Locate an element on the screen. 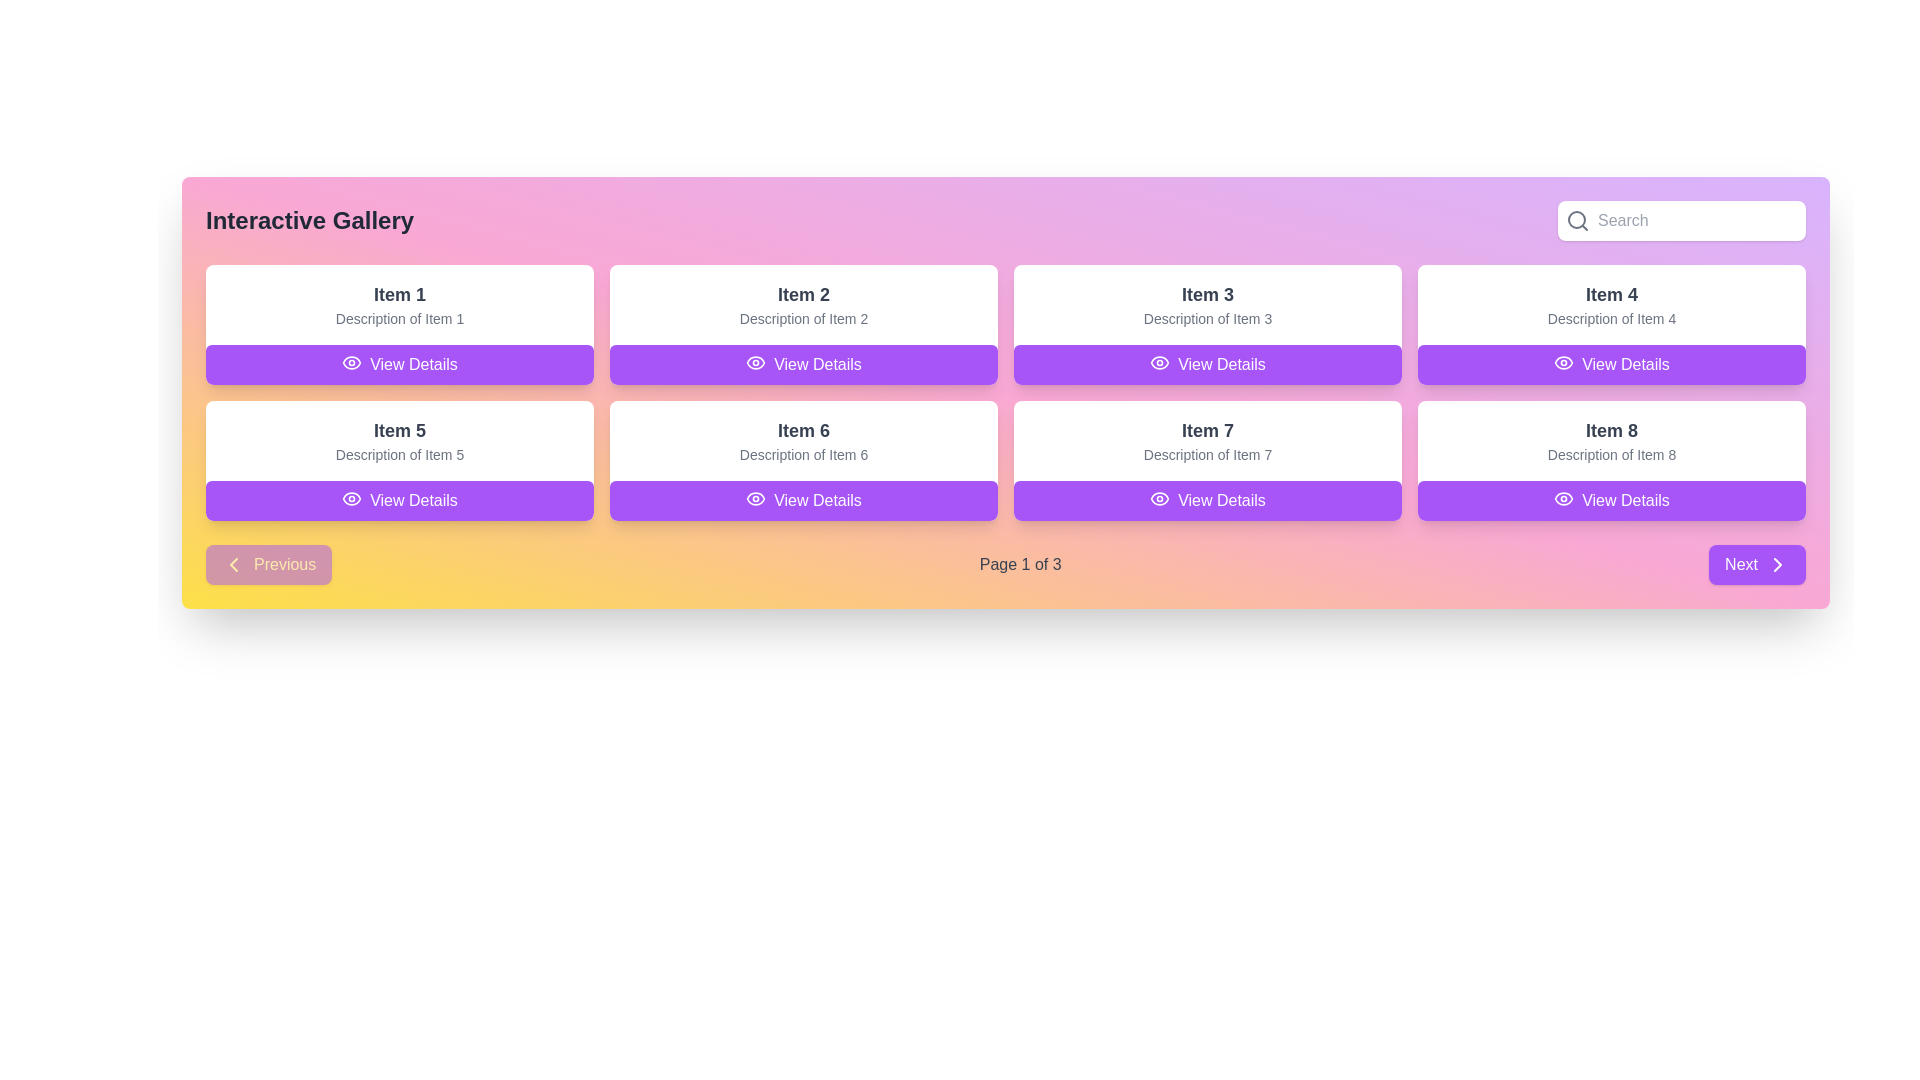 Image resolution: width=1920 pixels, height=1080 pixels. the button located below 'Description of Item 4' in the 'Item 4' section is located at coordinates (1612, 365).